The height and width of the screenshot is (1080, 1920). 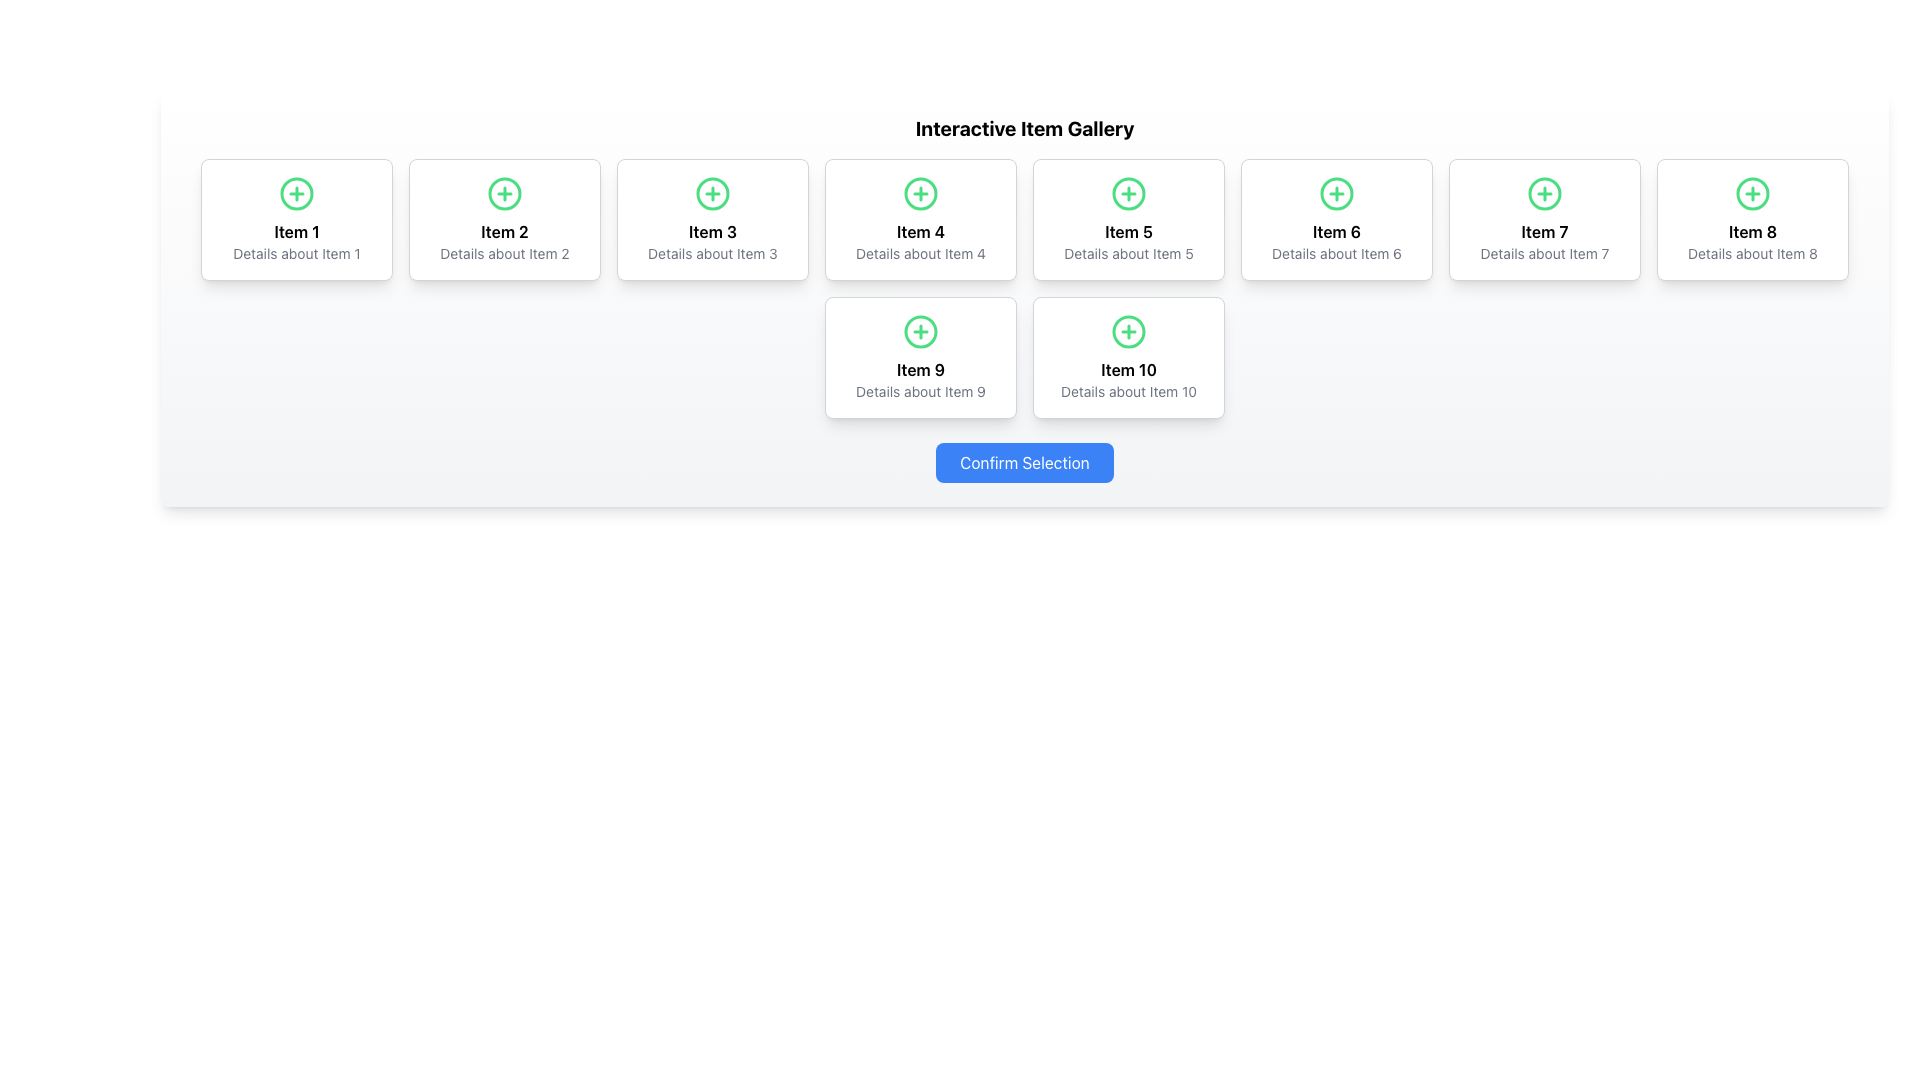 I want to click on the informational Text label for 'Item 4', which is located in the second row, second column of the grid layout, below the title text 'Item 4', so click(x=920, y=253).